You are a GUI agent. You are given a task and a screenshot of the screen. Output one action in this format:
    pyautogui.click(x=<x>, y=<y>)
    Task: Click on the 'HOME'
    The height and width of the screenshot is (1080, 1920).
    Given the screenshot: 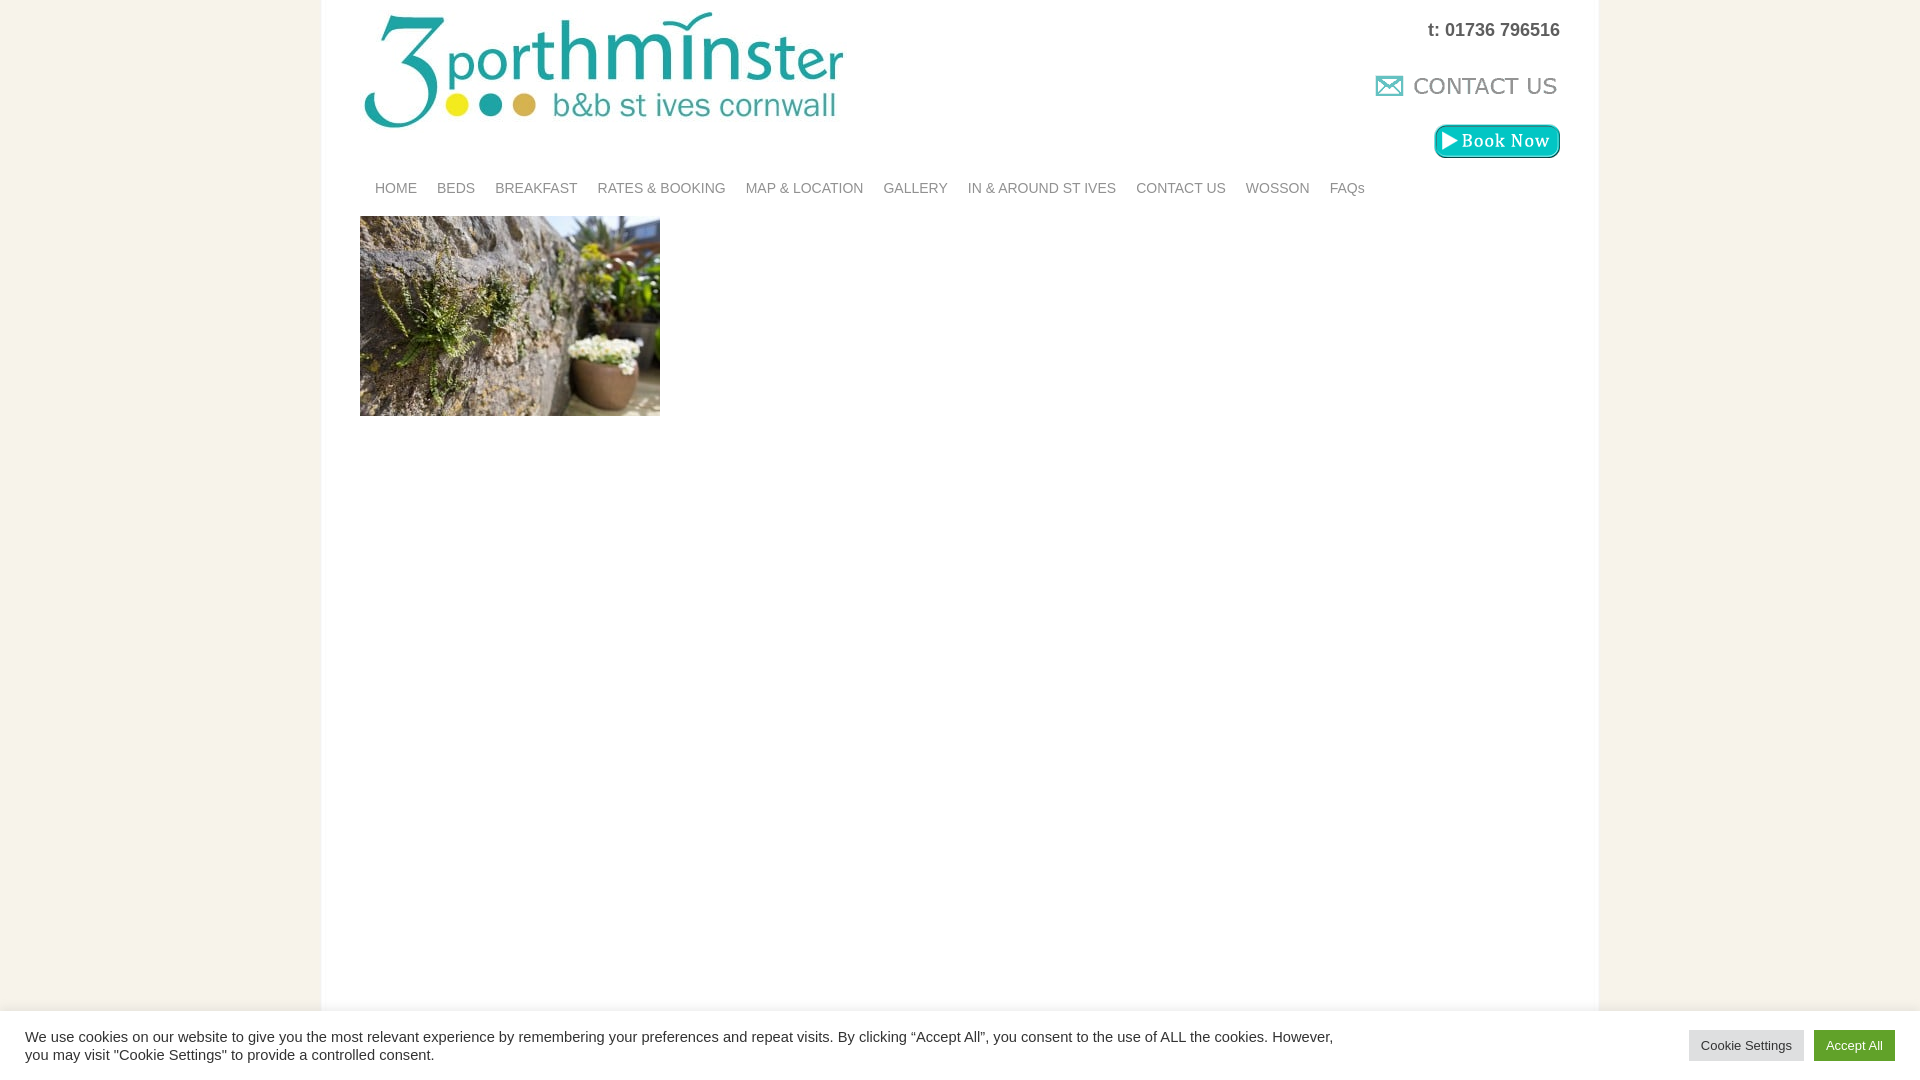 What is the action you would take?
    pyautogui.click(x=395, y=188)
    